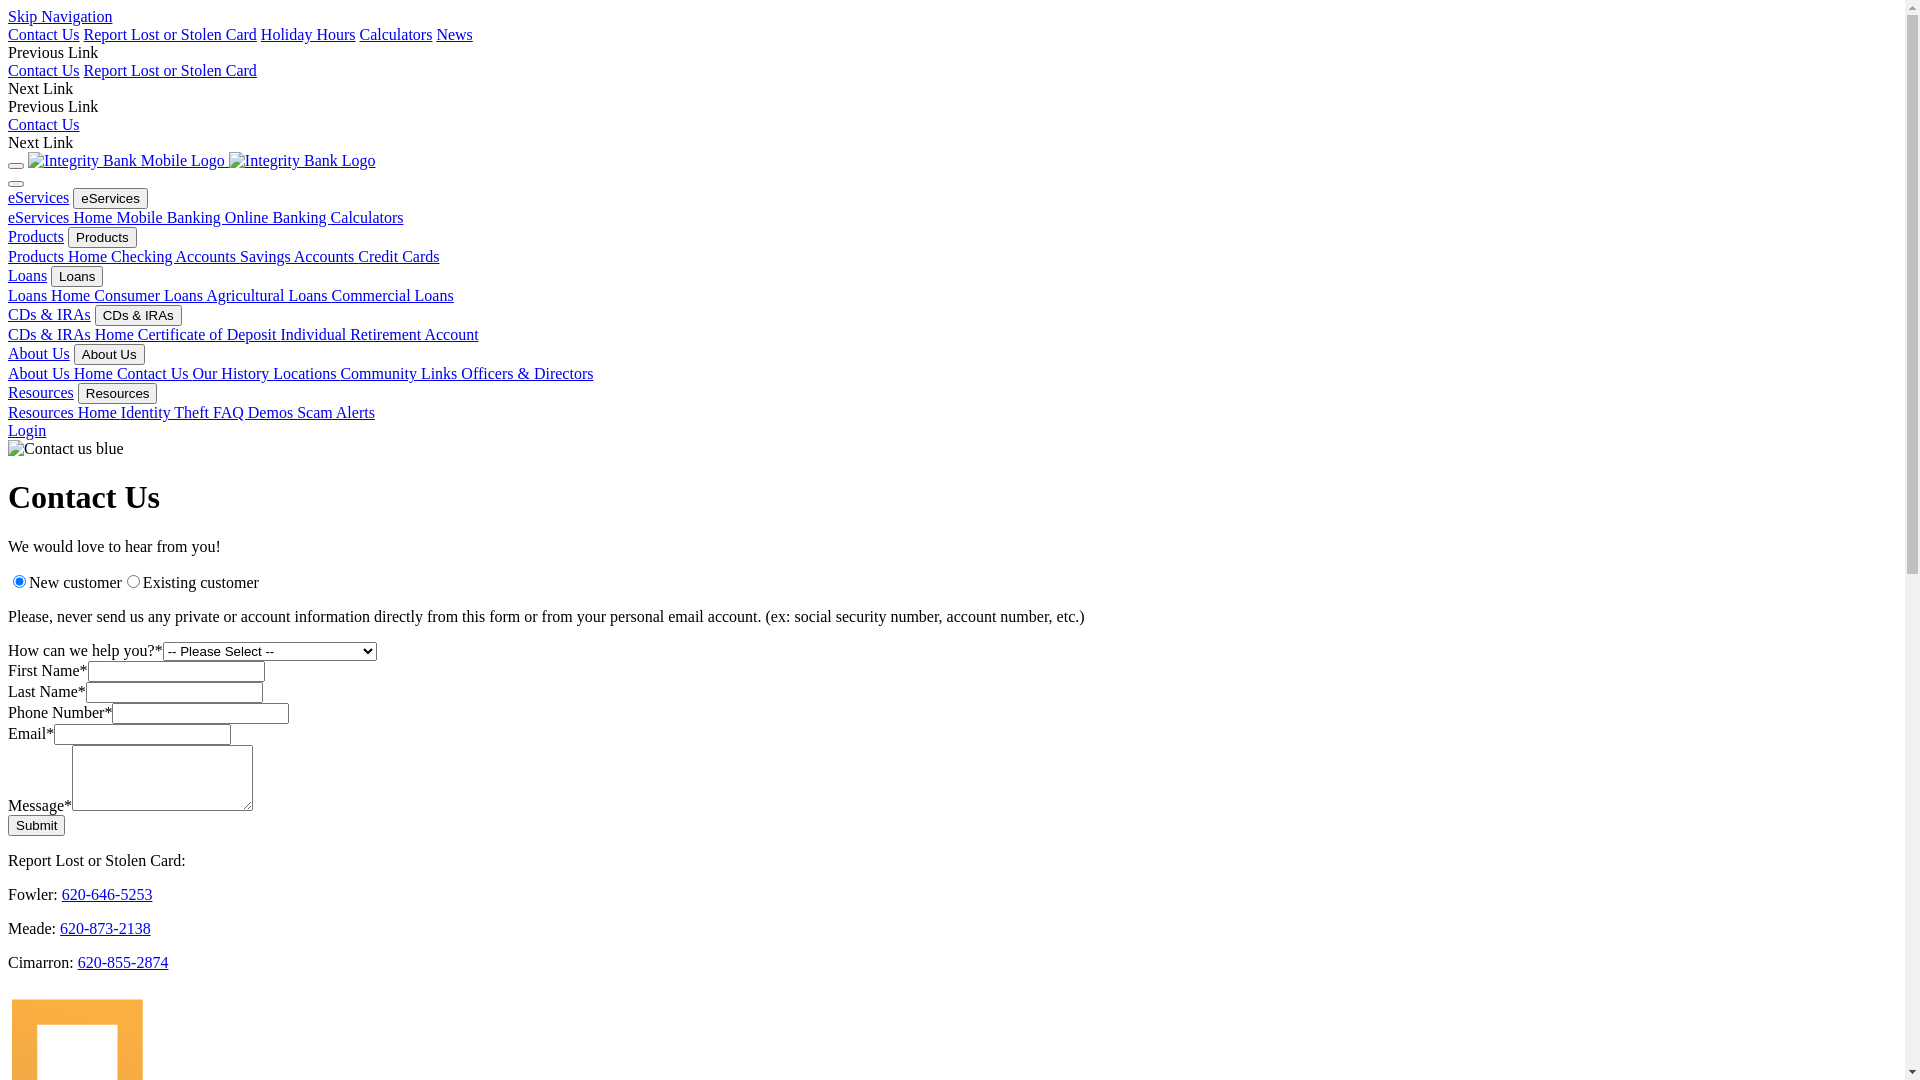  I want to click on 'eServices Home', so click(62, 217).